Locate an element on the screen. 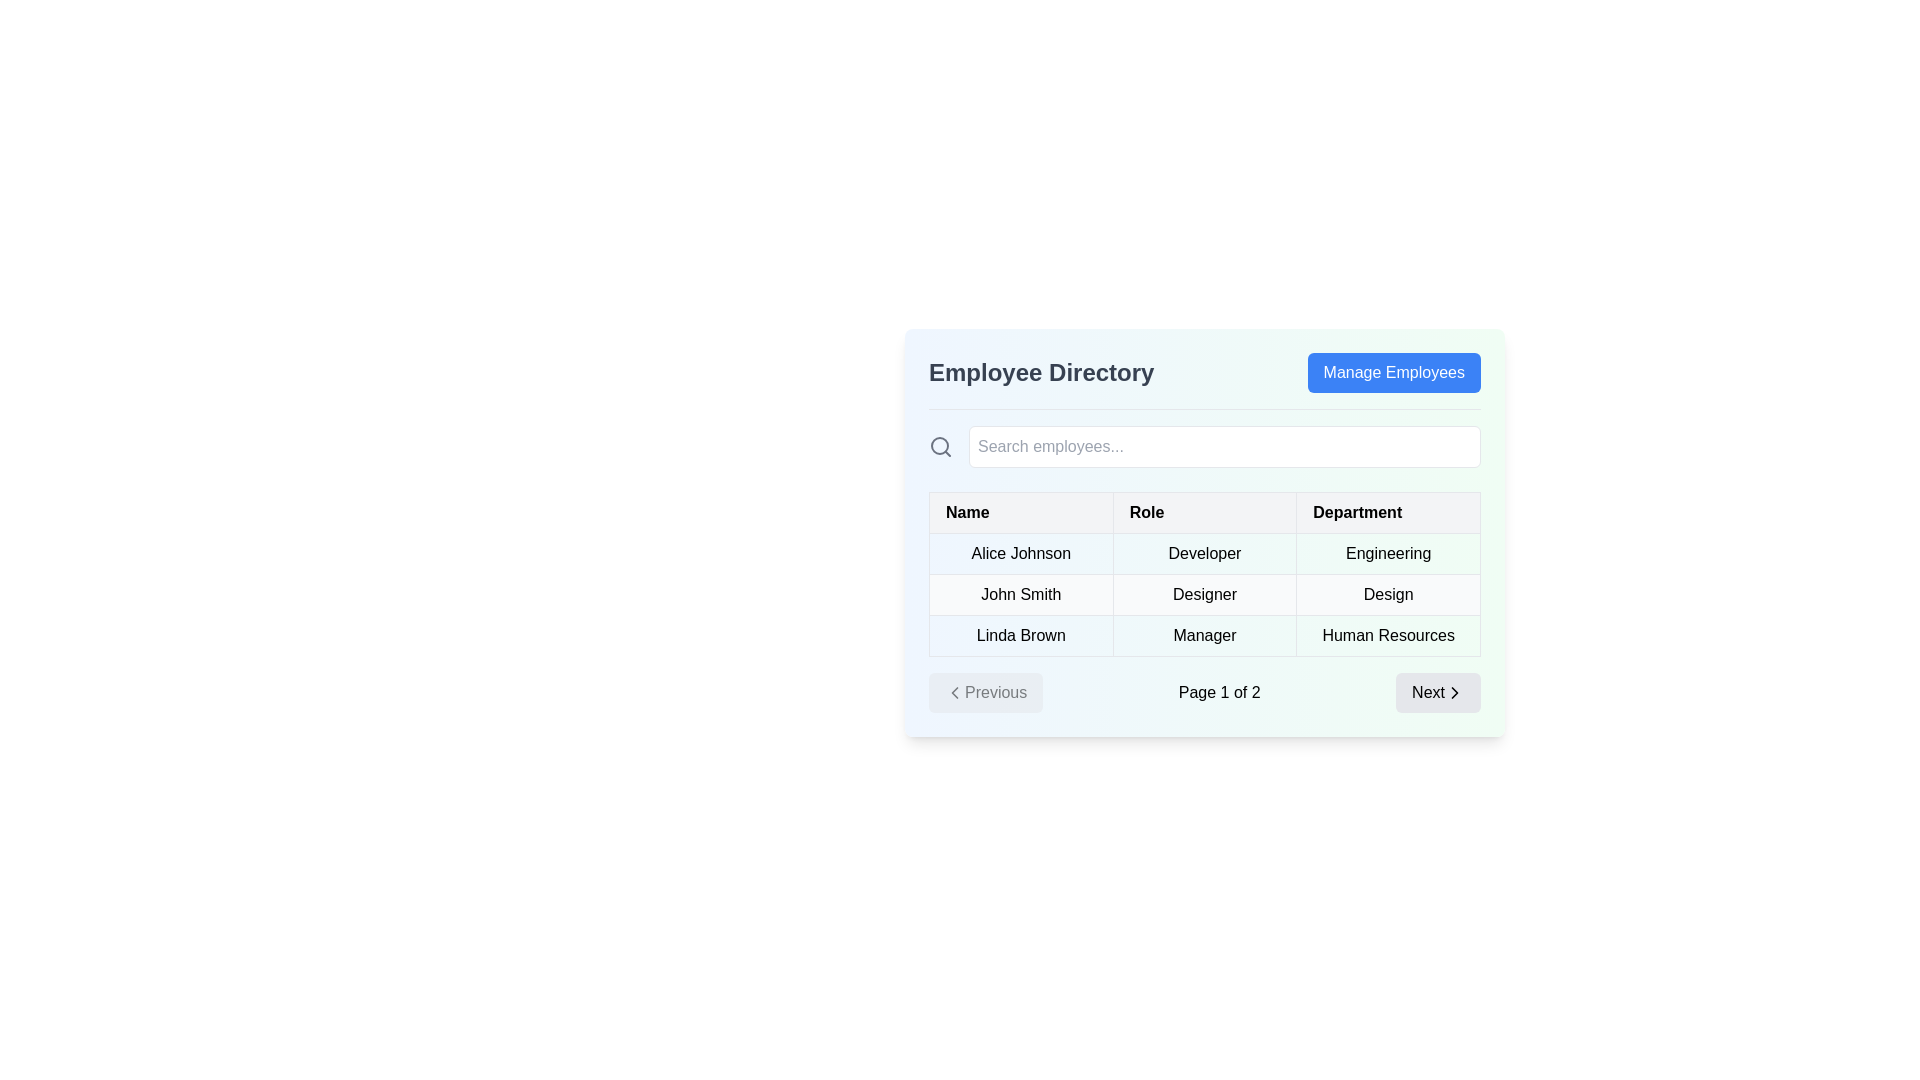  the chevron icon within the 'Previous' button located at the bottom-left of the interface is located at coordinates (954, 692).